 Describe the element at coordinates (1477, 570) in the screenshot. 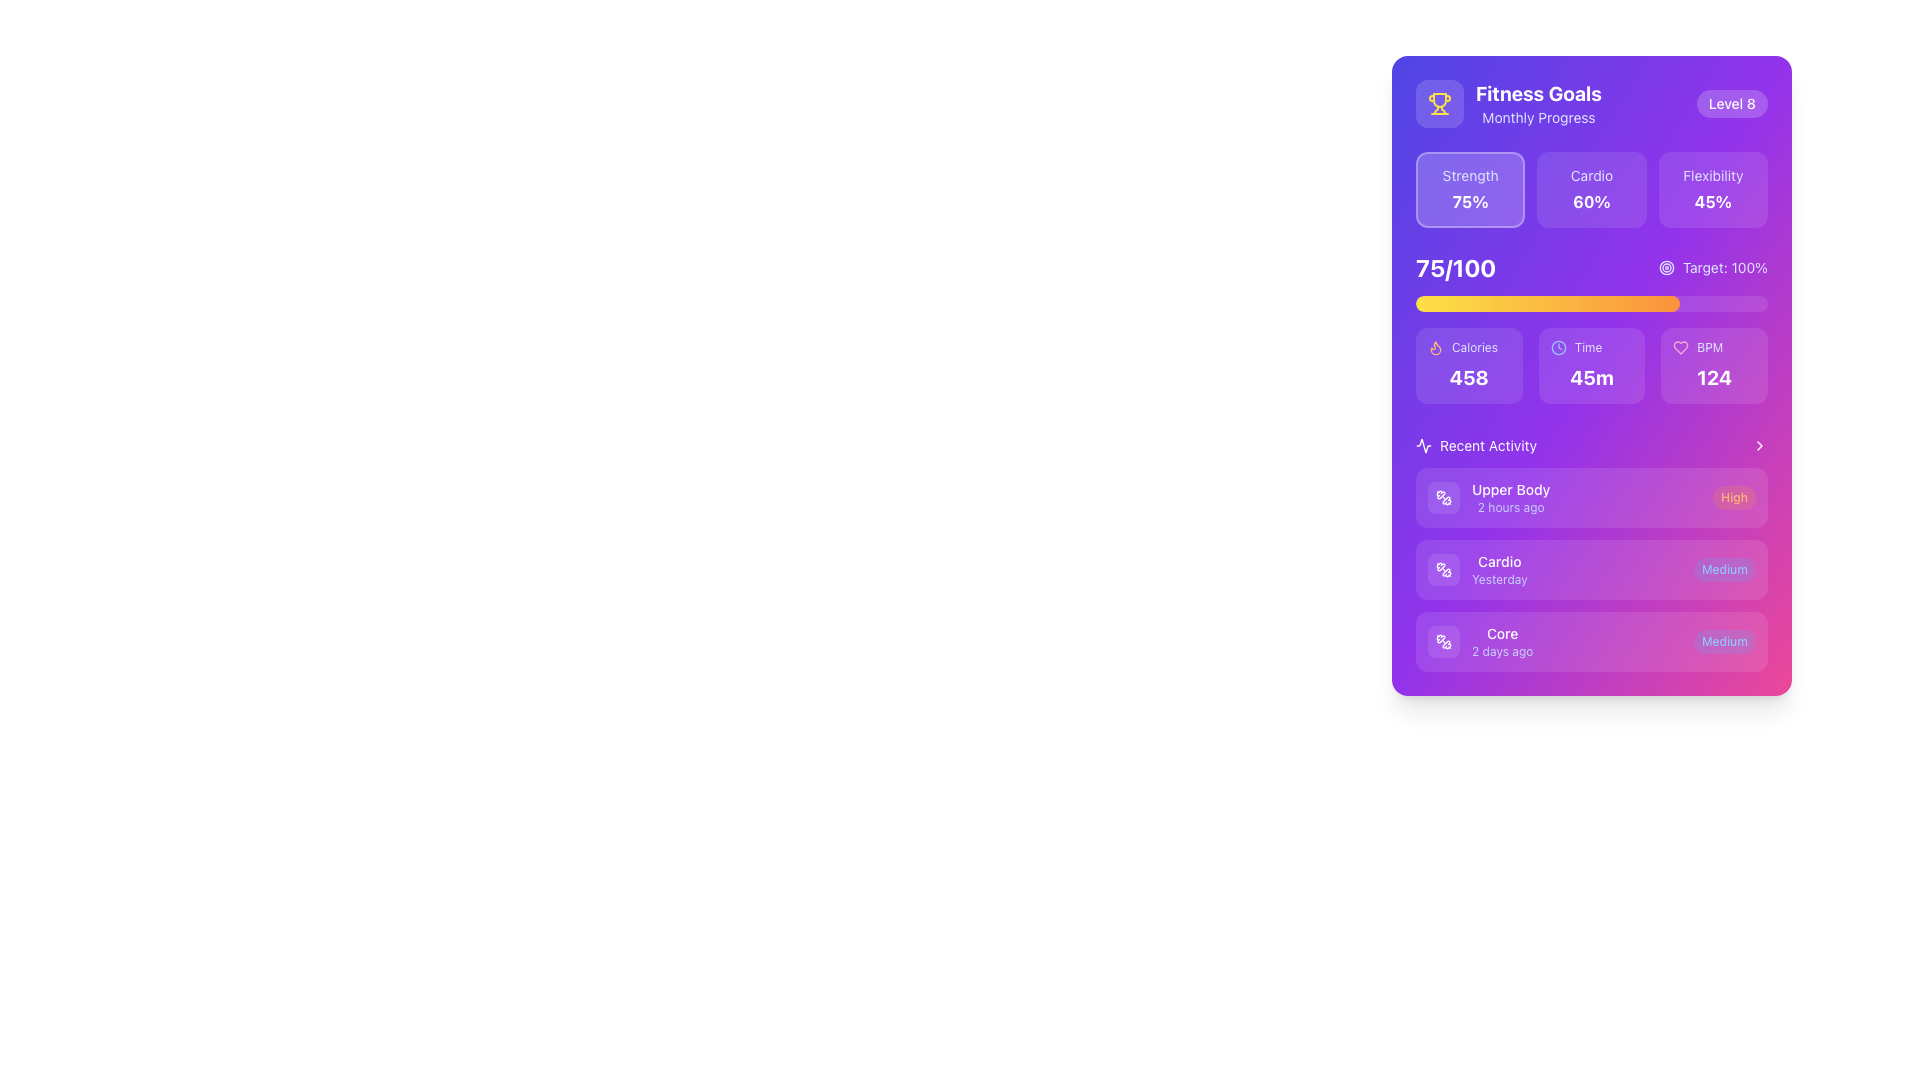

I see `the 'Cardio' activity card, which is the second entry in the 'Recent Activity' section` at that location.